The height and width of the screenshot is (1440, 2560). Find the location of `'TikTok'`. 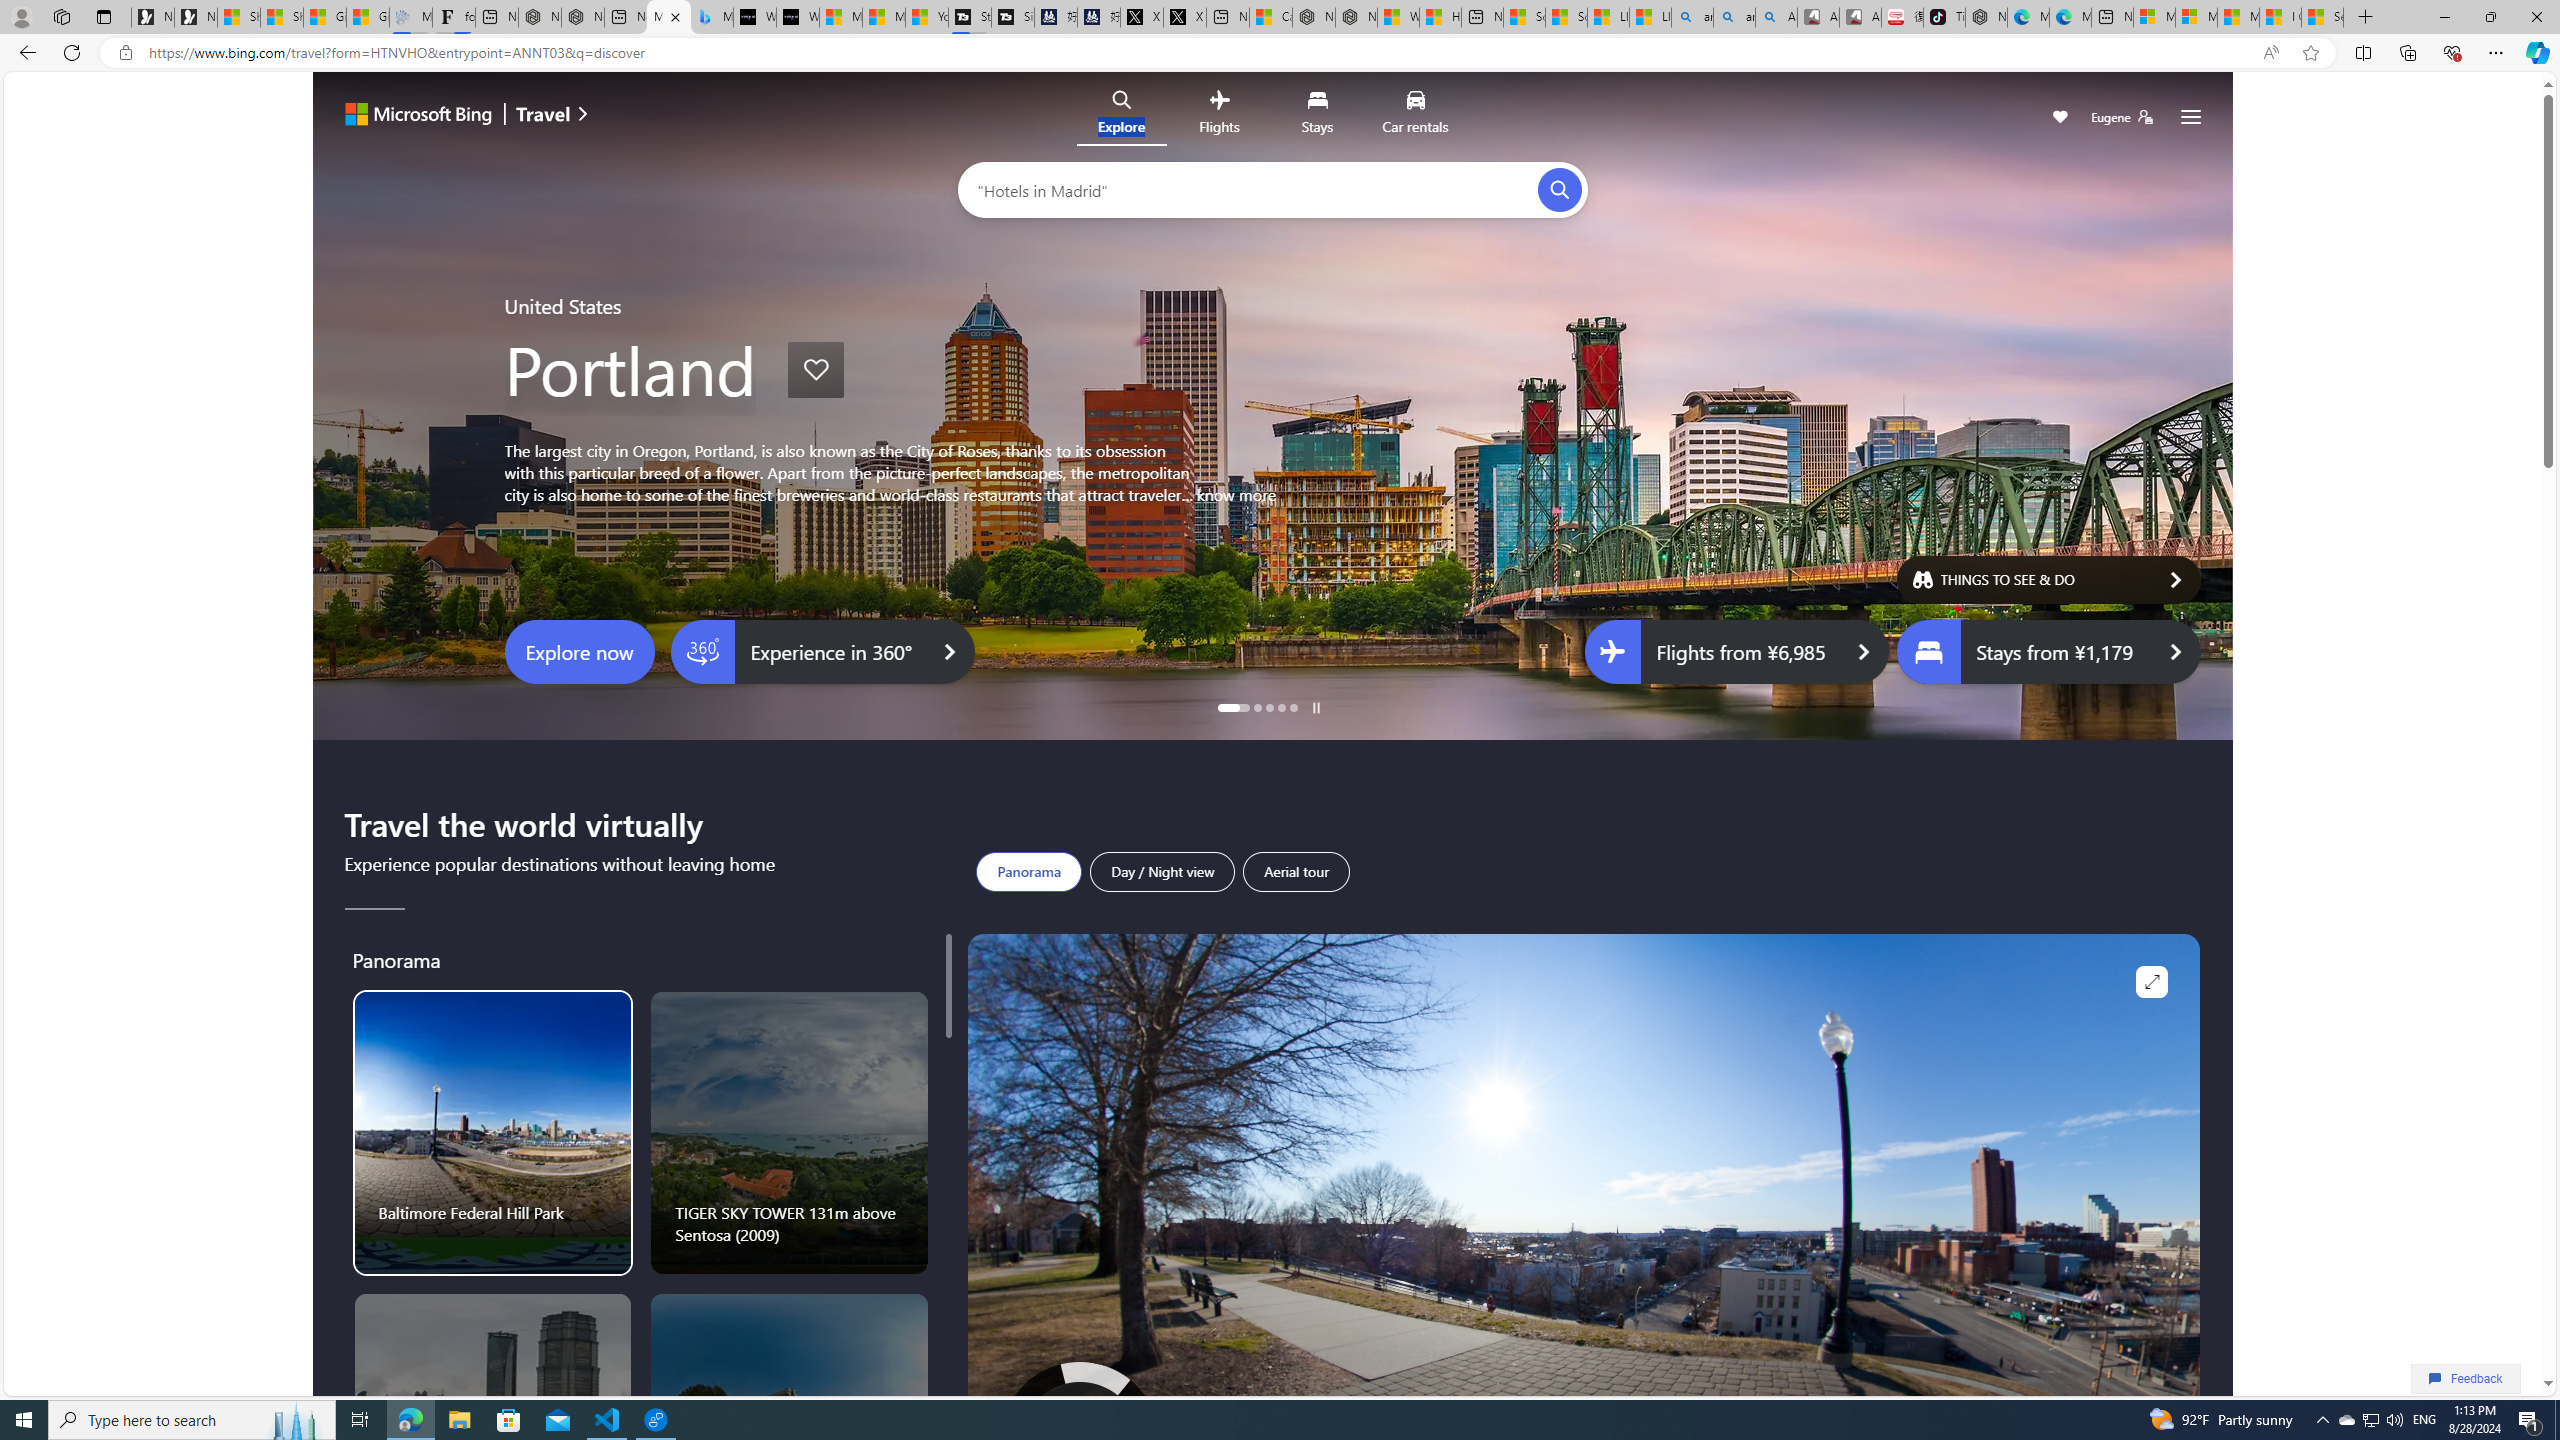

'TikTok' is located at coordinates (1944, 16).